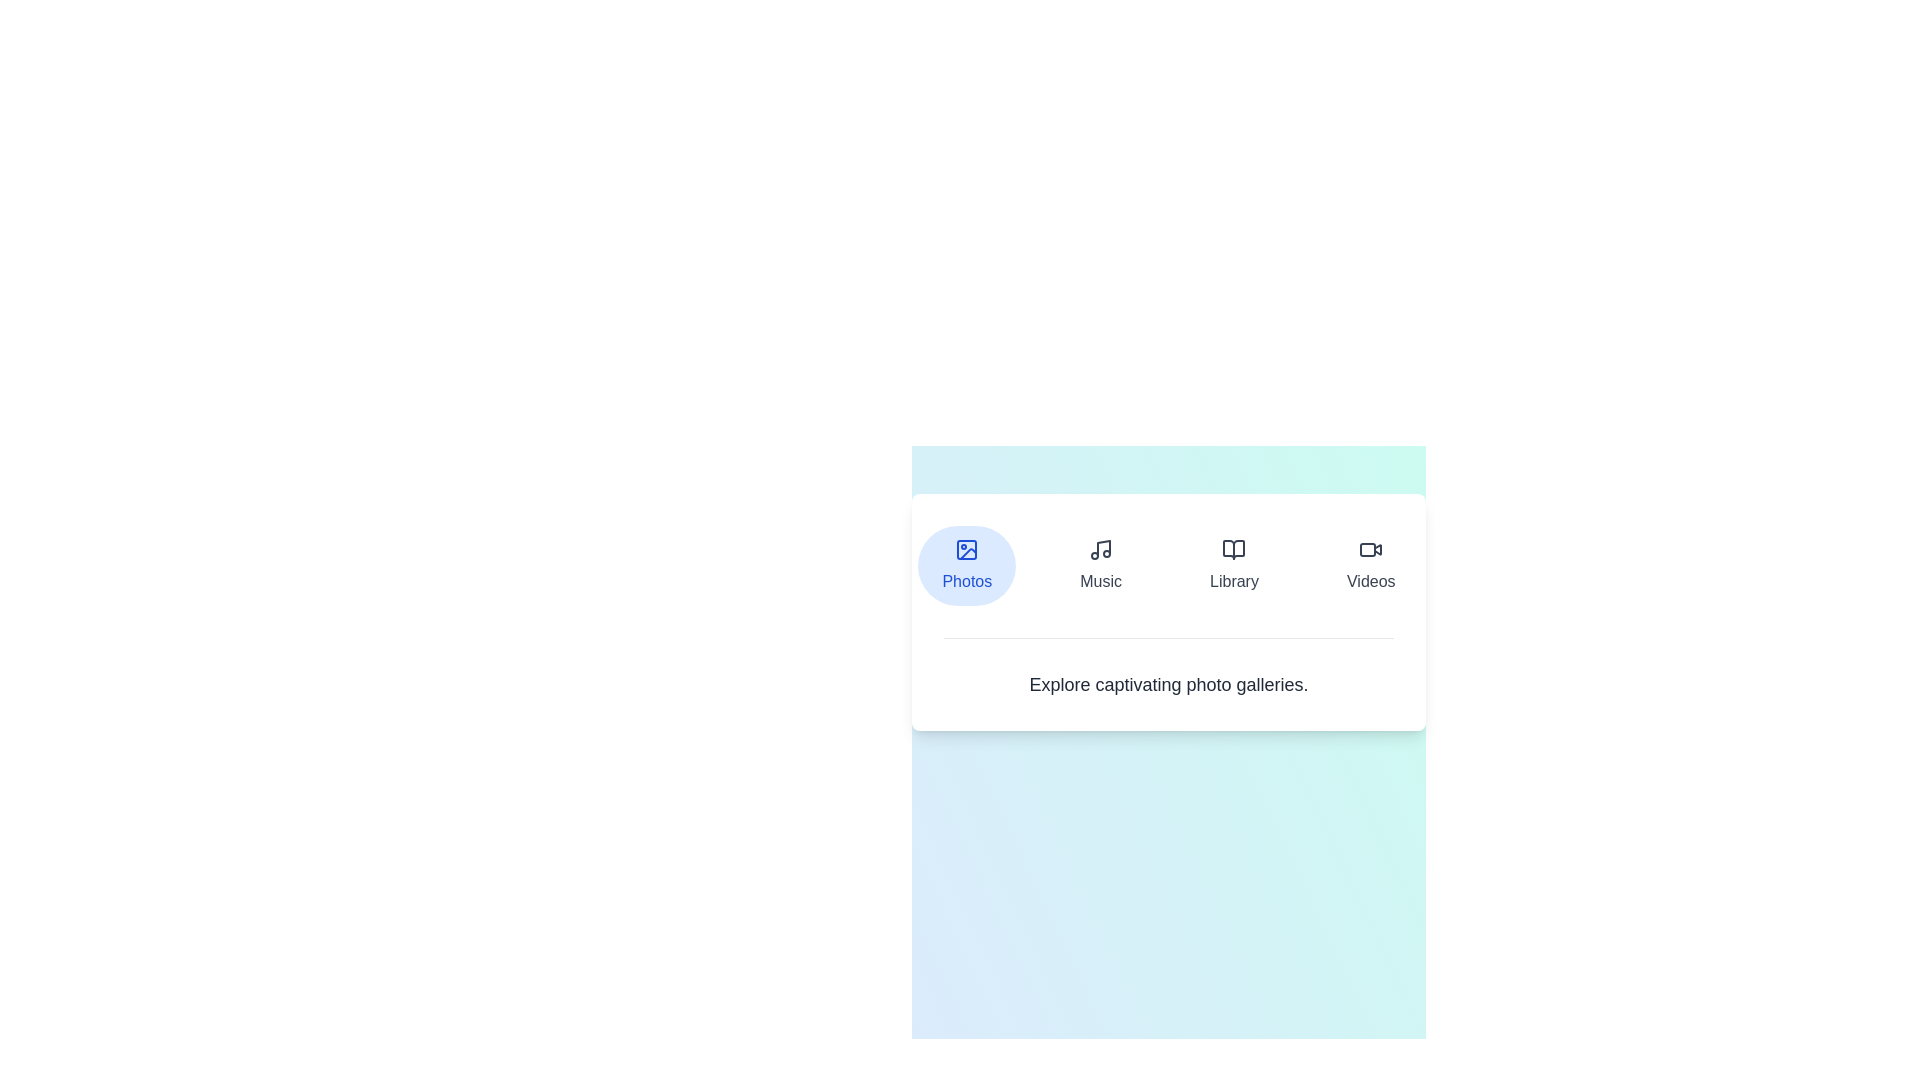 This screenshot has height=1080, width=1920. I want to click on the 'Library' text label in the navigation bar, so click(1233, 582).